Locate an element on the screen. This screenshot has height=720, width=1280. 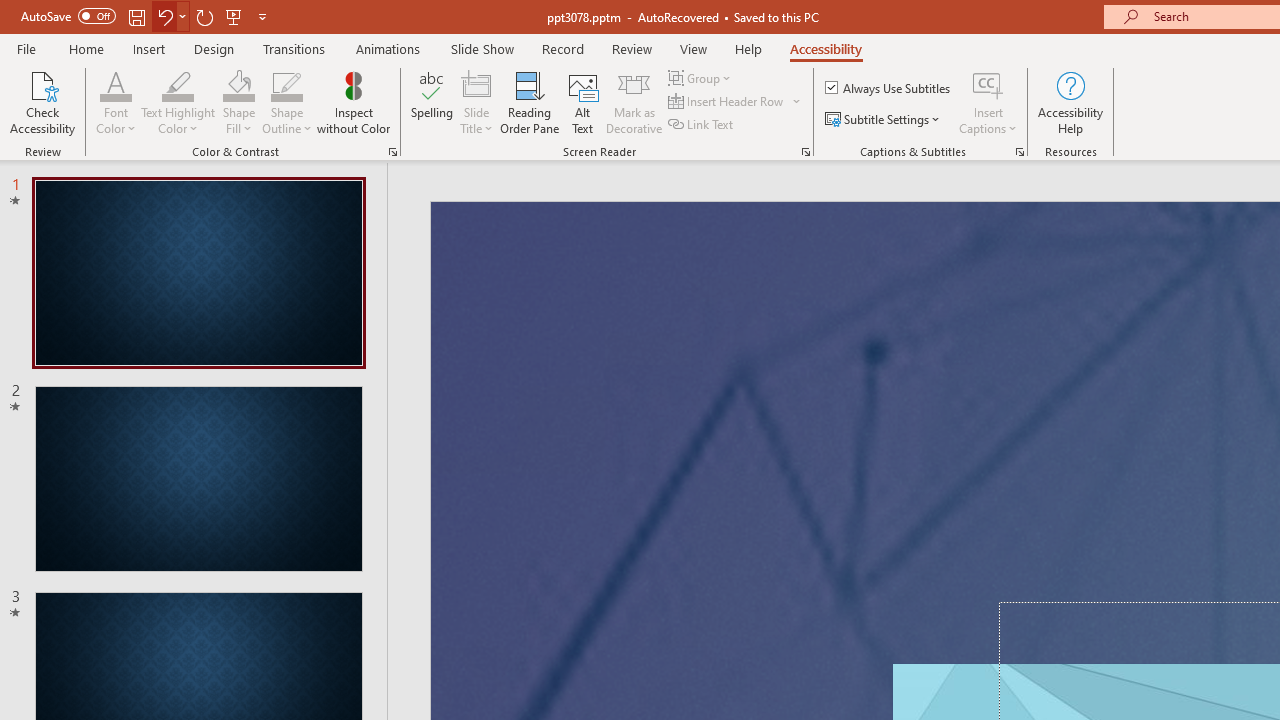
'Reading Order Pane' is located at coordinates (529, 103).